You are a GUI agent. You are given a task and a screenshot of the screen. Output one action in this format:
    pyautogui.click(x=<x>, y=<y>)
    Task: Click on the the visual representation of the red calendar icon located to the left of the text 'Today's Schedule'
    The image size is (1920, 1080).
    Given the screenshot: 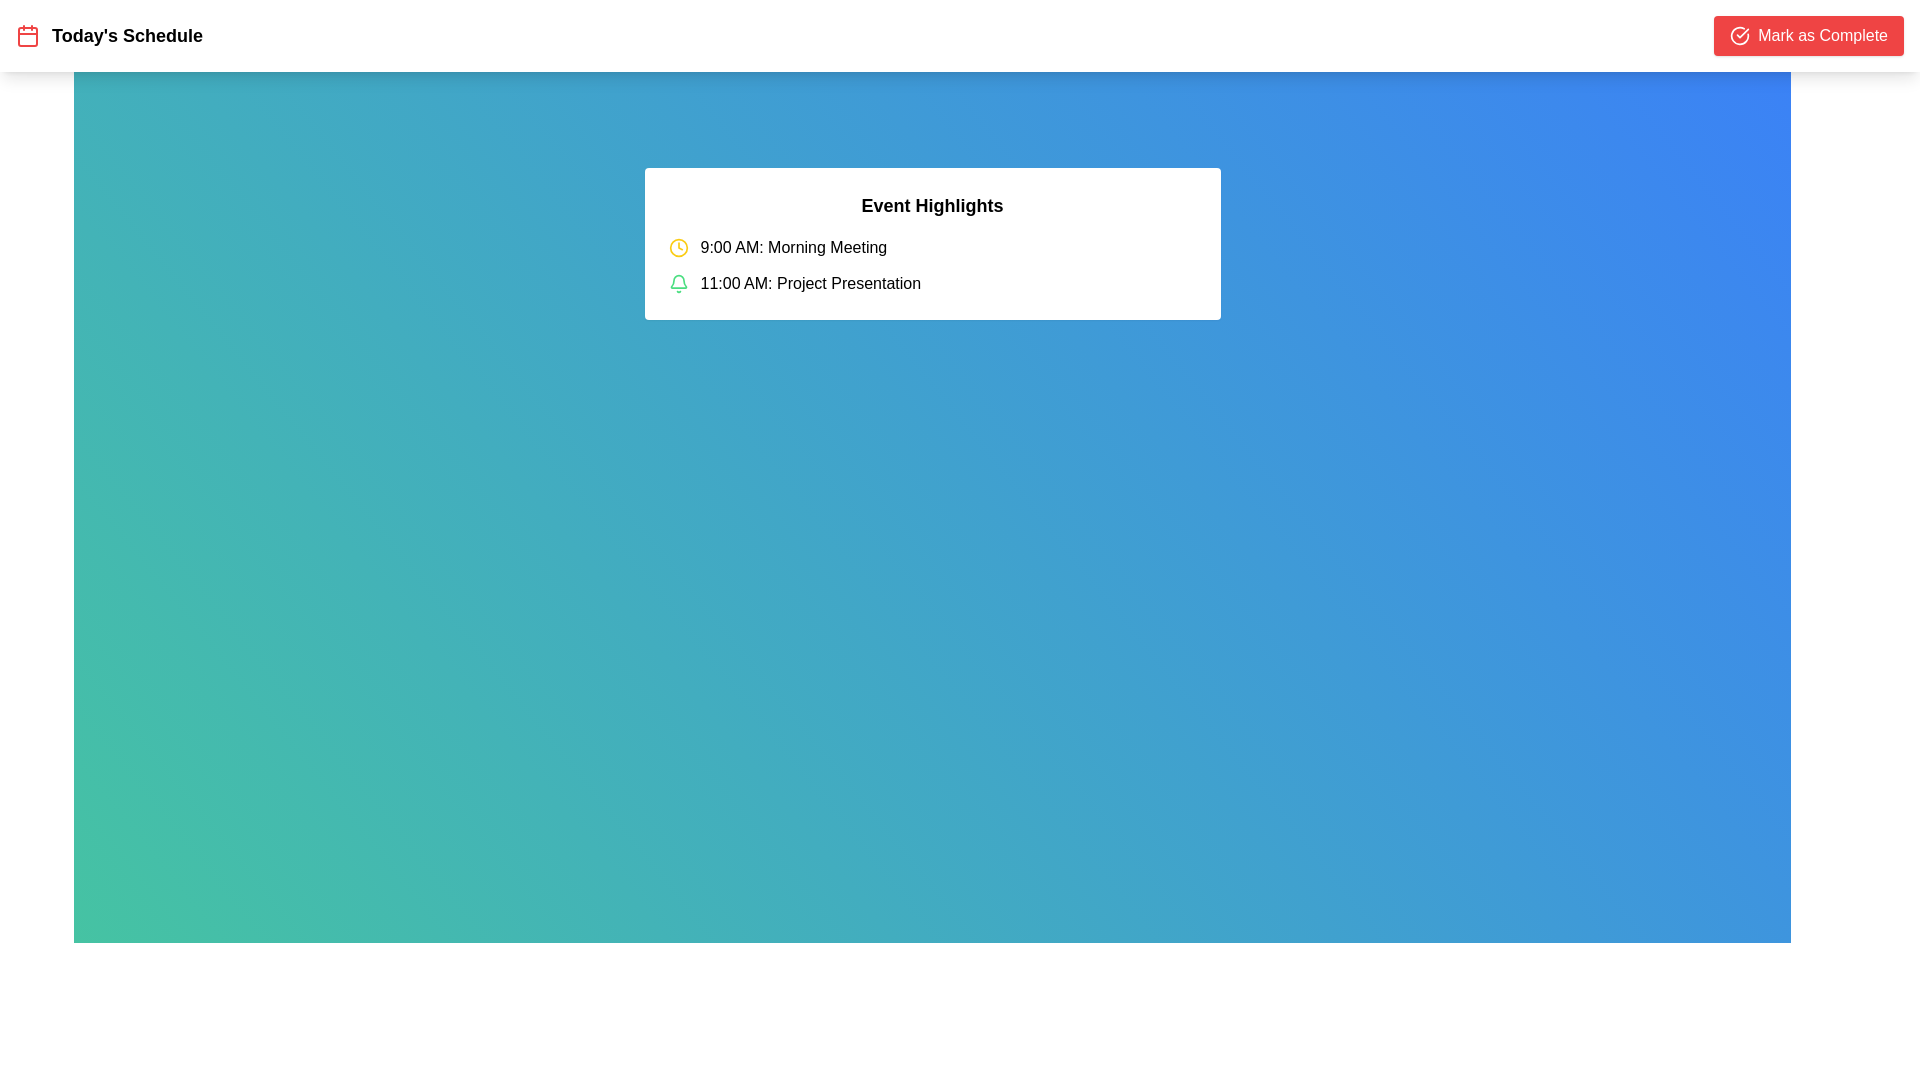 What is the action you would take?
    pyautogui.click(x=28, y=35)
    